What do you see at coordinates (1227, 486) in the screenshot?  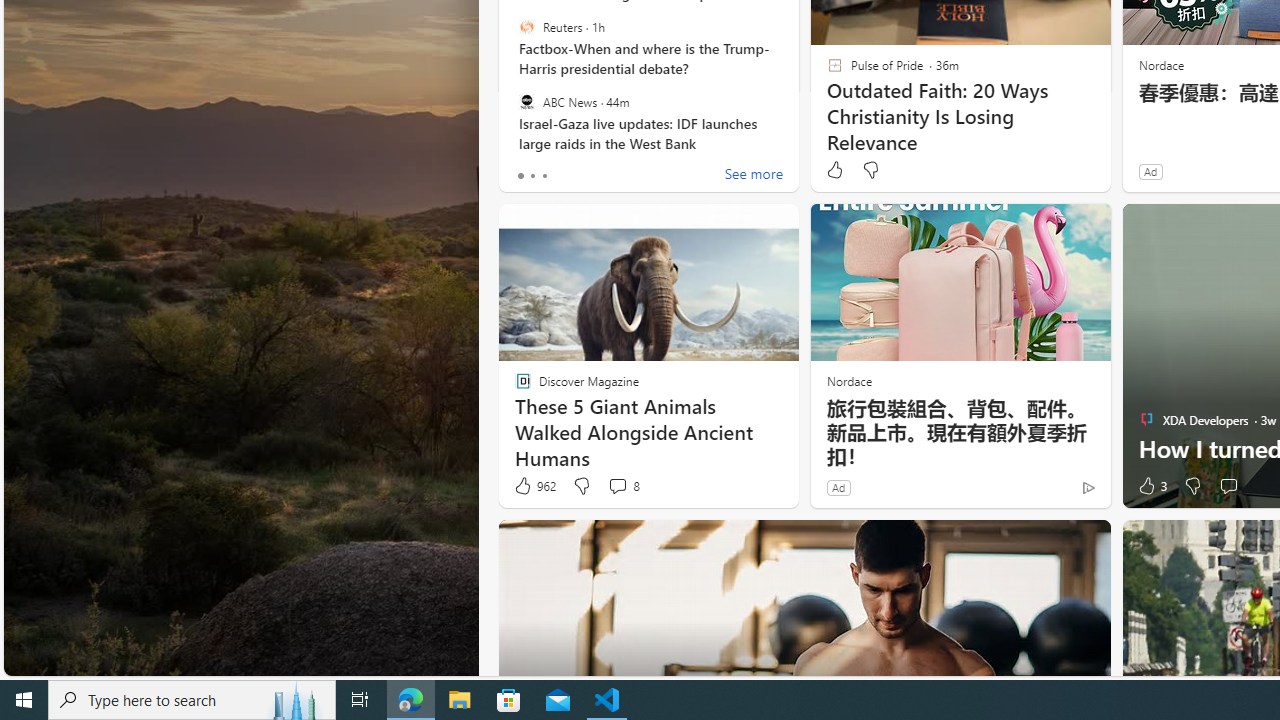 I see `'Start the conversation'` at bounding box center [1227, 486].